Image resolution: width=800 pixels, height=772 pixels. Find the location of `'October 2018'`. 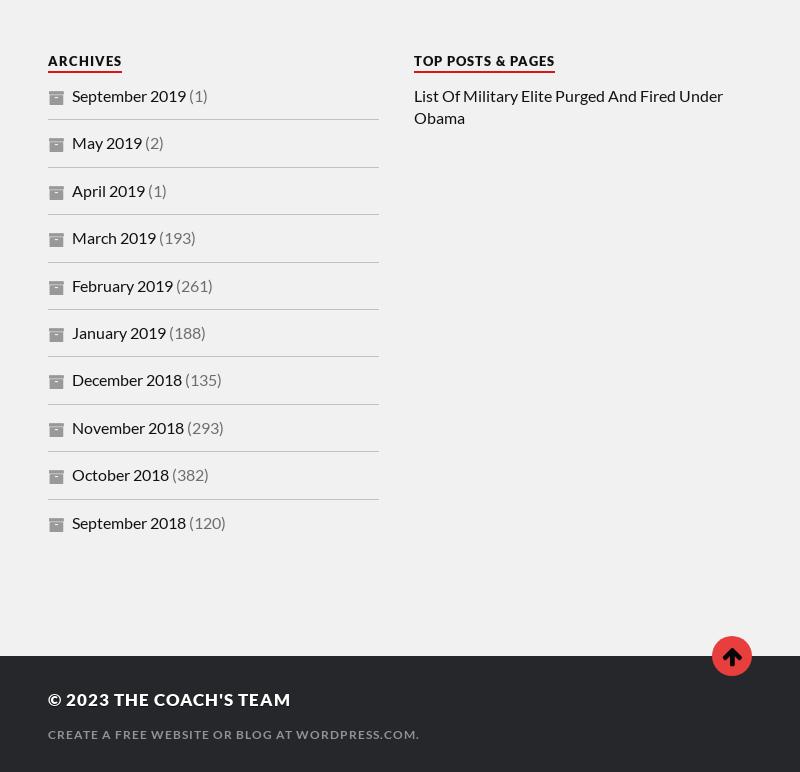

'October 2018' is located at coordinates (119, 474).